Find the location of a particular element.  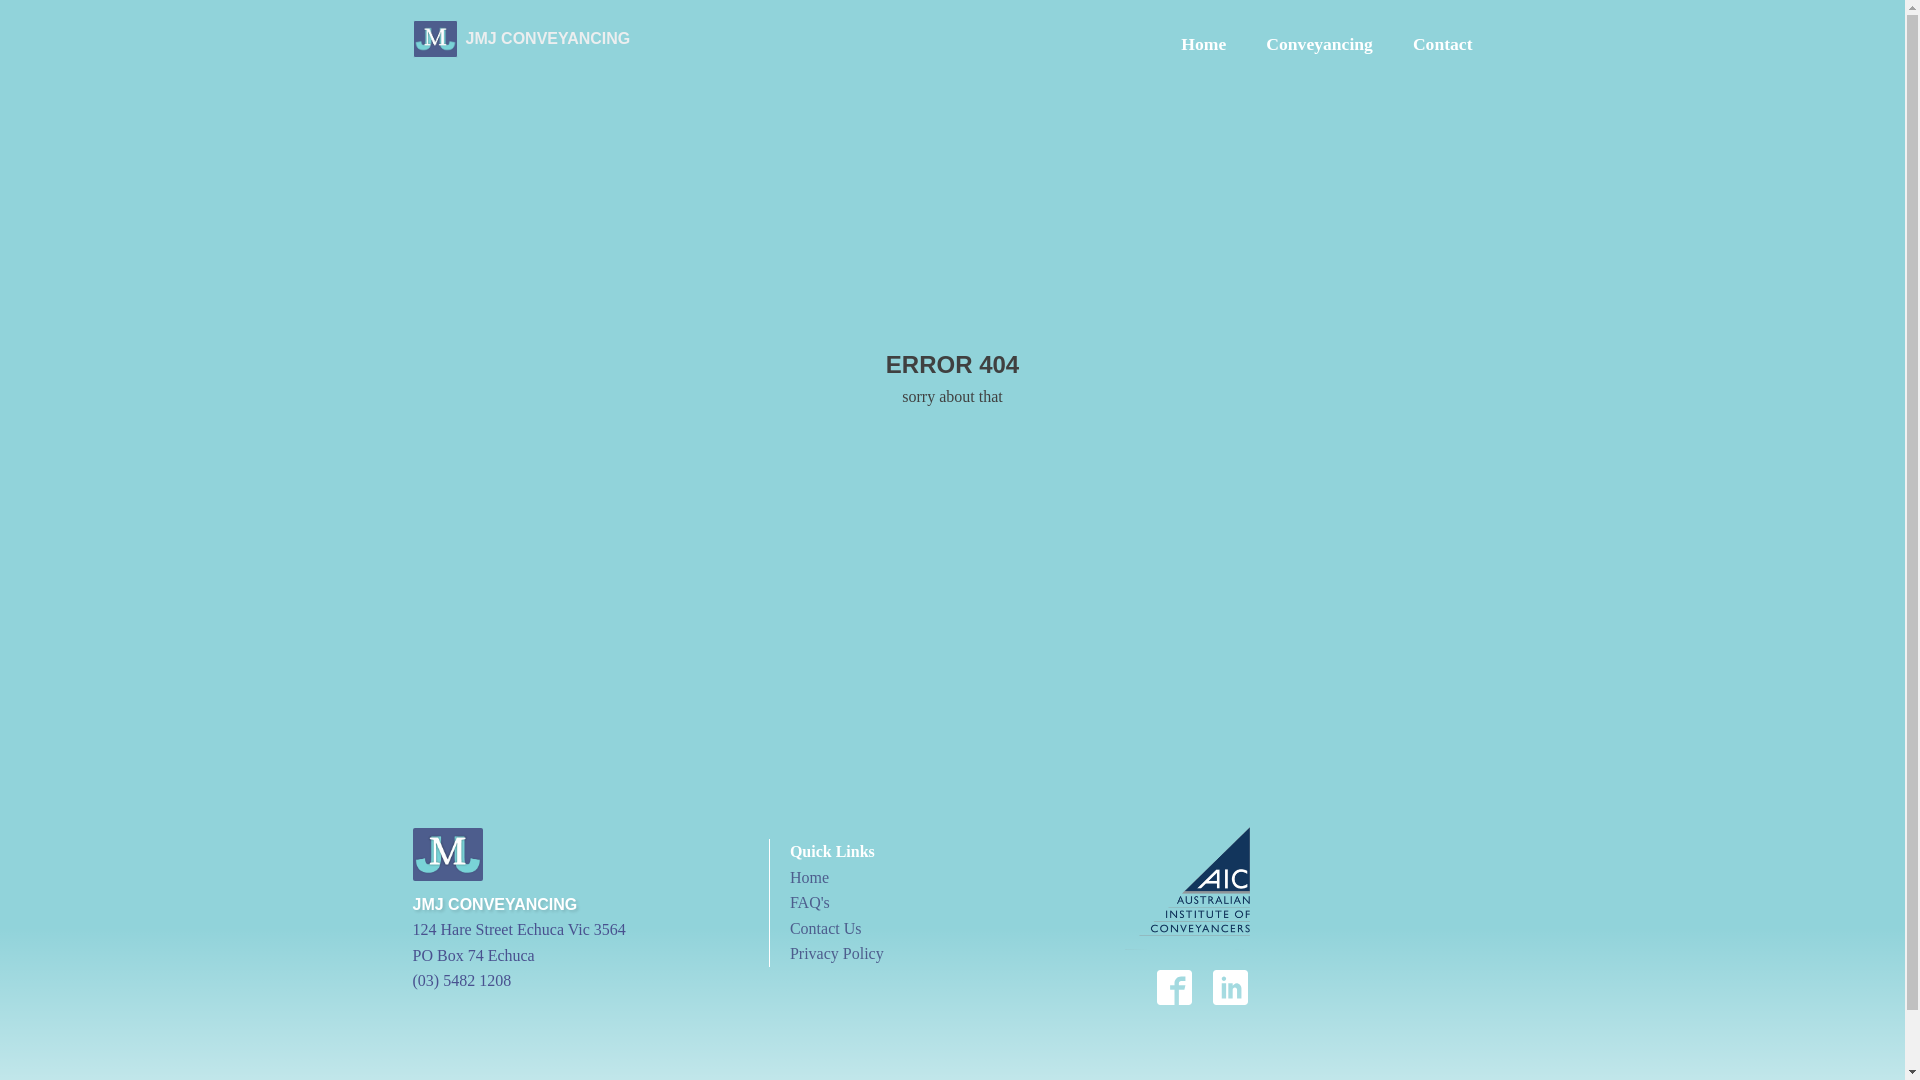

'Privacy Policy' is located at coordinates (836, 952).